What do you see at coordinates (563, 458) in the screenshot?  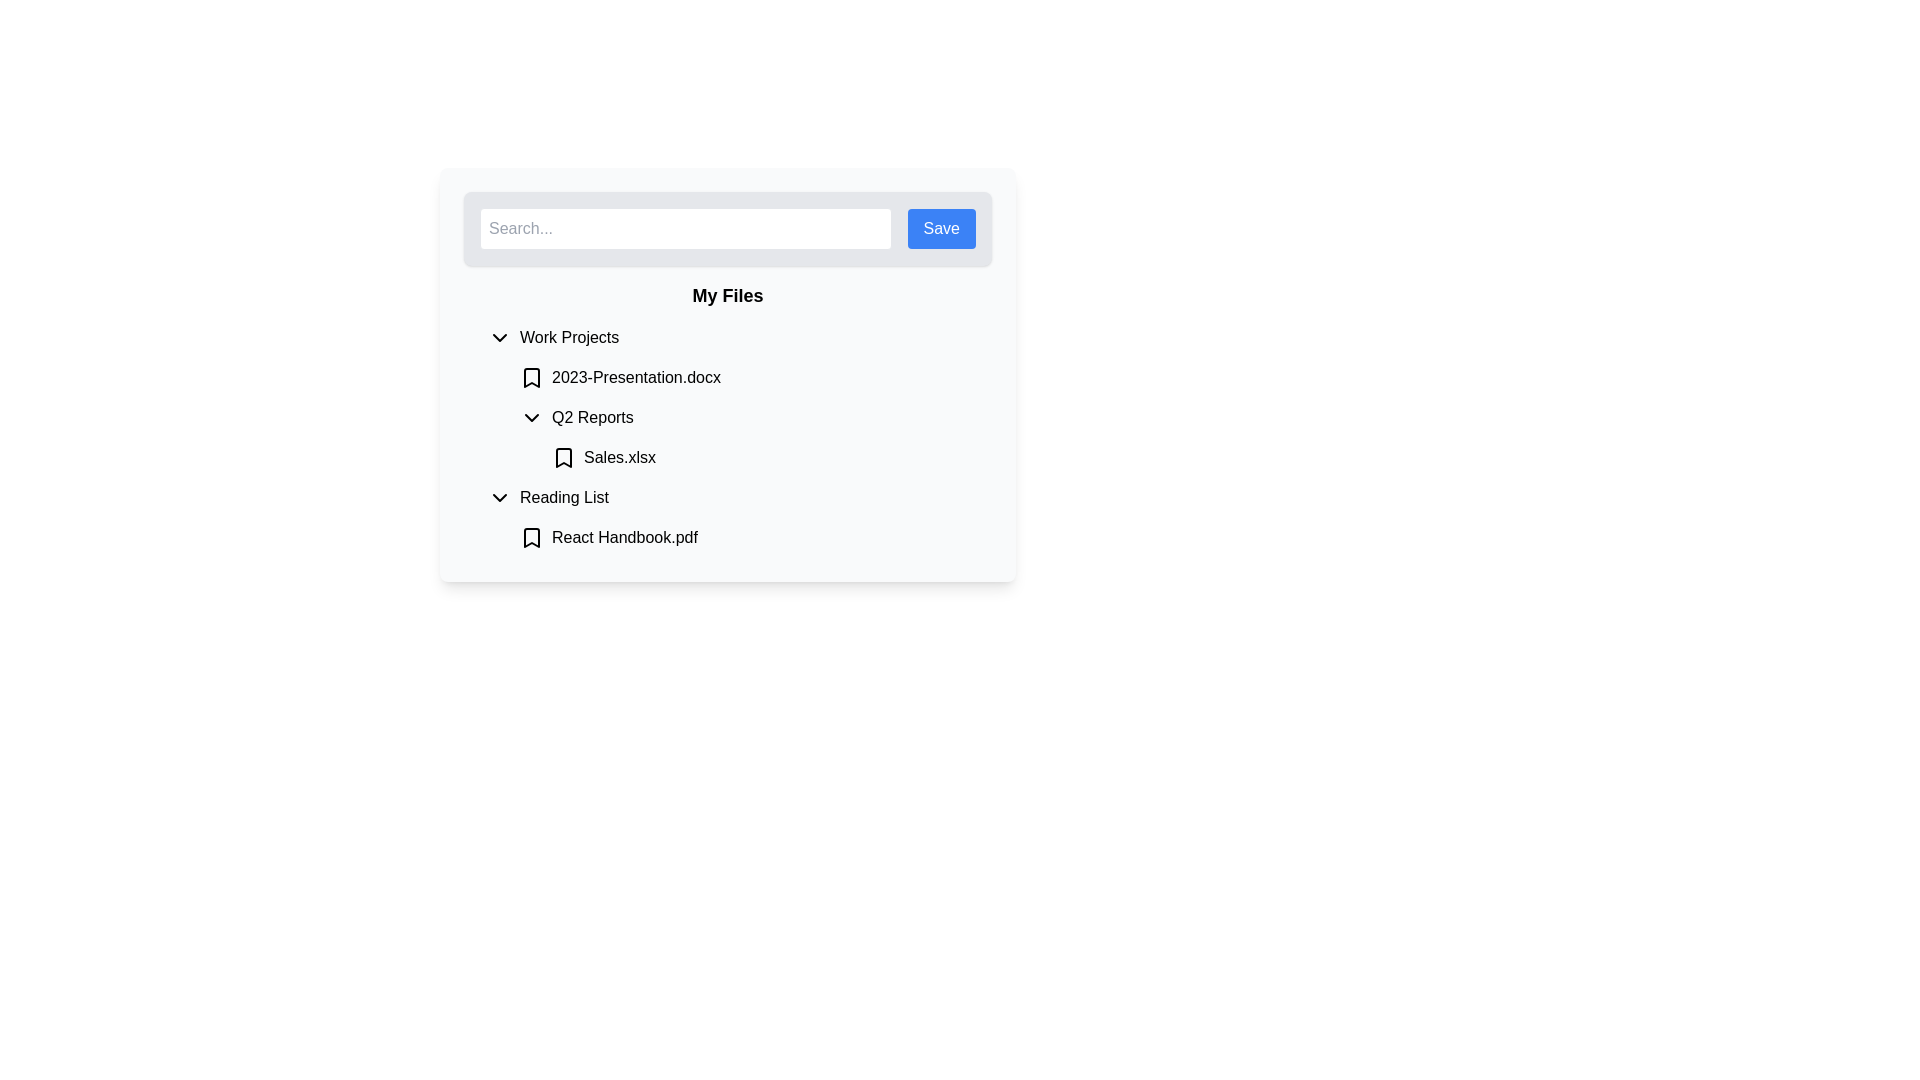 I see `the icon located to the left of the file name 'Sales.xlsx'` at bounding box center [563, 458].